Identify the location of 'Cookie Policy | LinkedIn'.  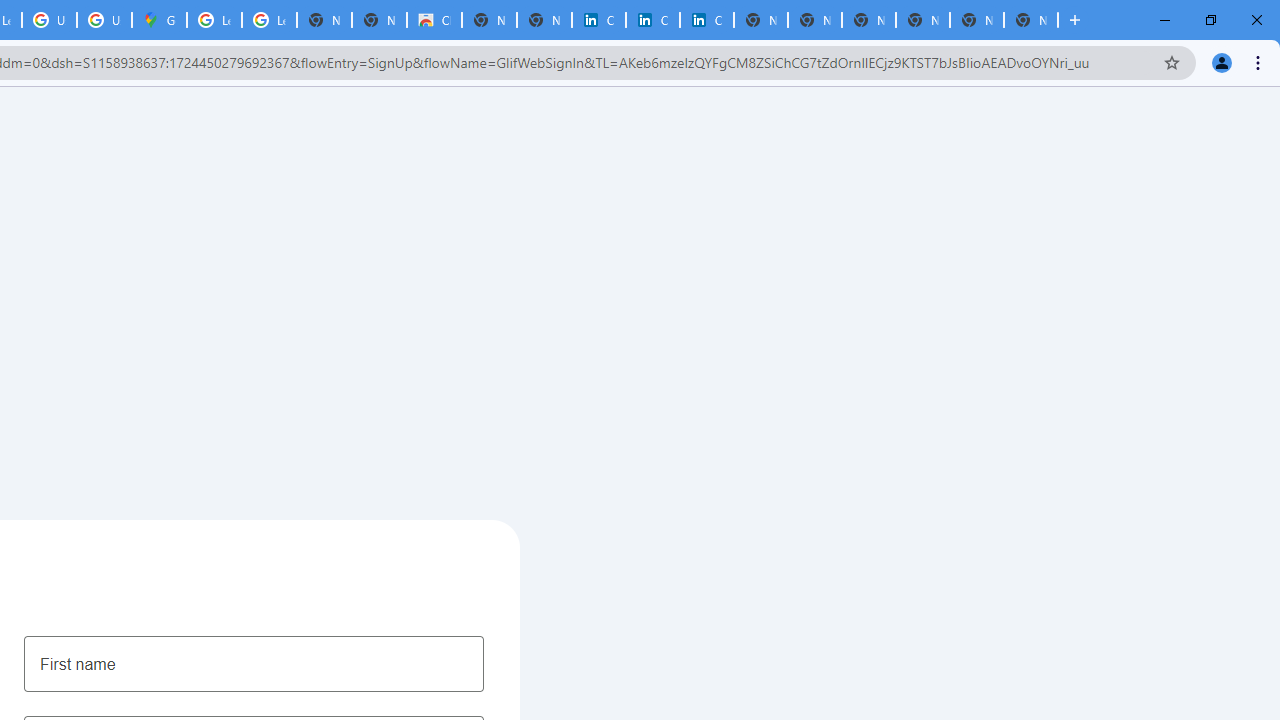
(652, 20).